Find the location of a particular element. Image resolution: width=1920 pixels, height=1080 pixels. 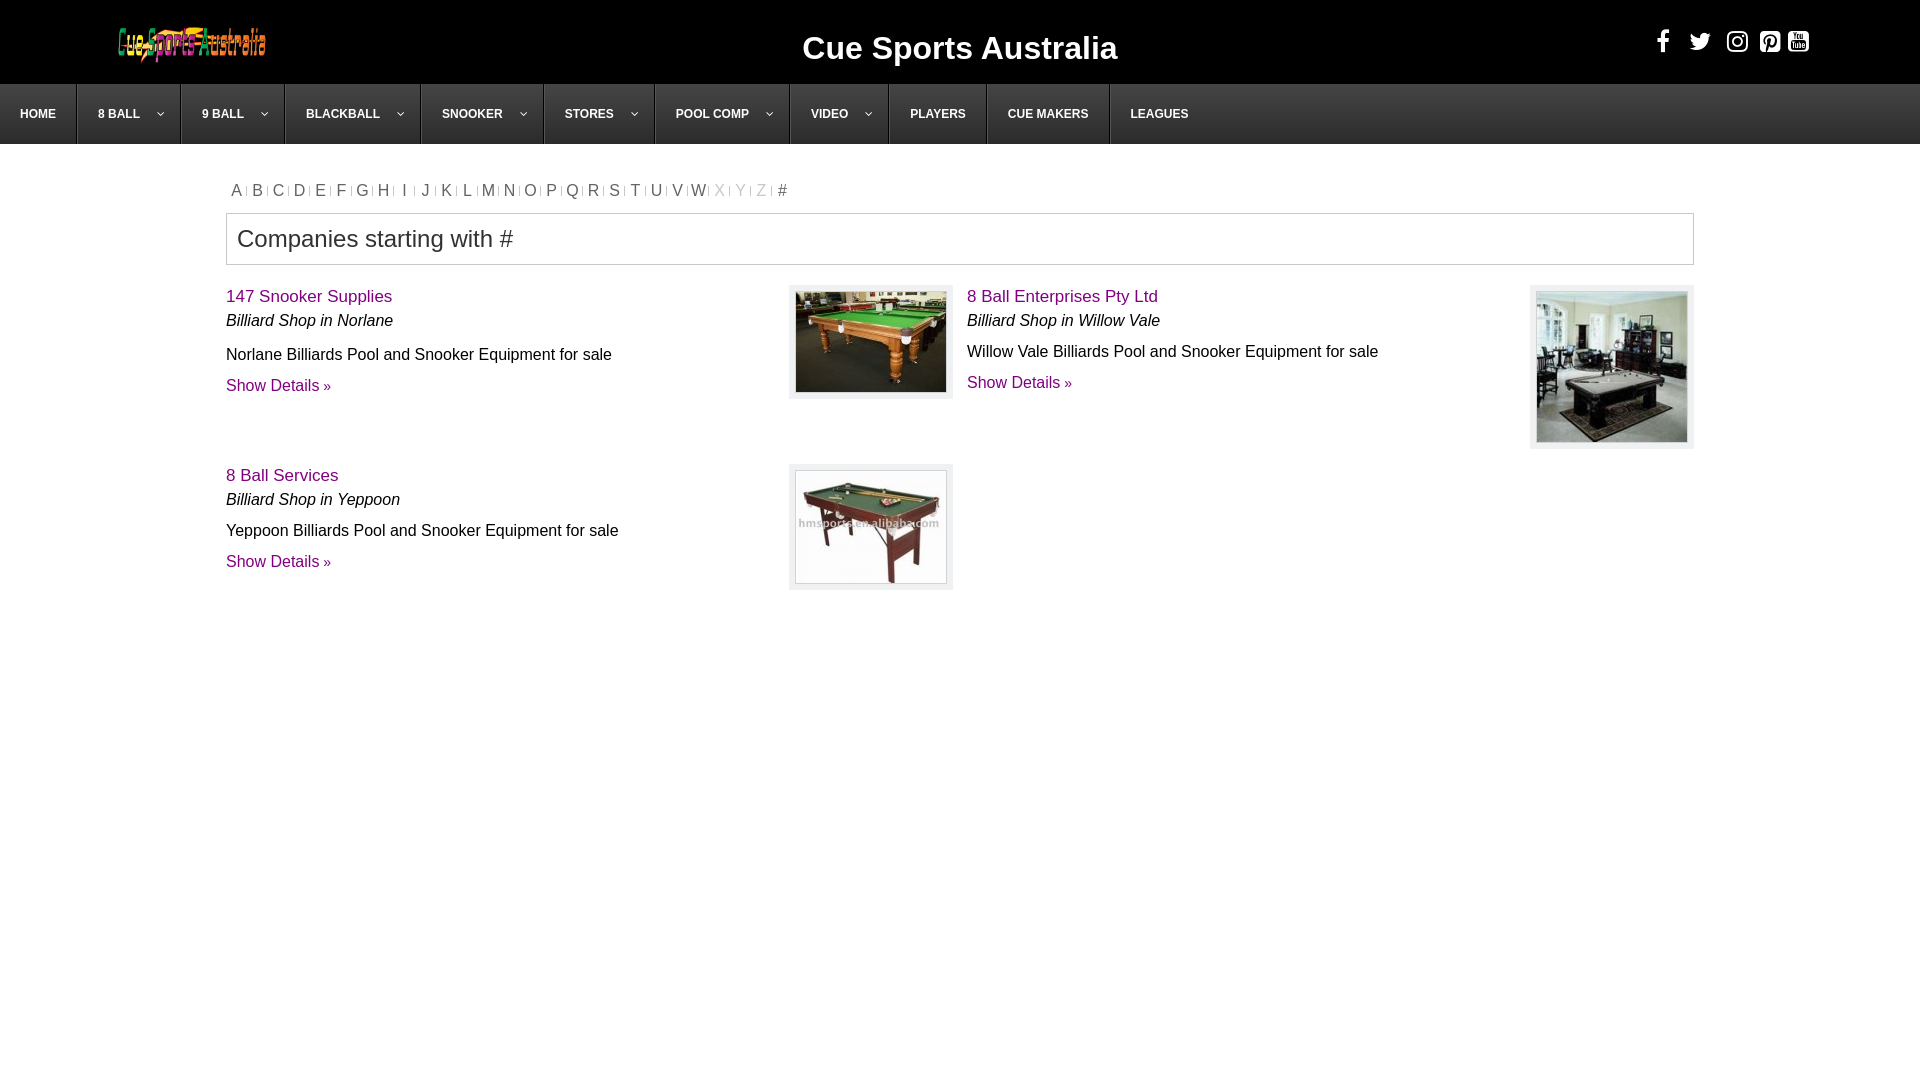

'POOL COMP' is located at coordinates (654, 114).